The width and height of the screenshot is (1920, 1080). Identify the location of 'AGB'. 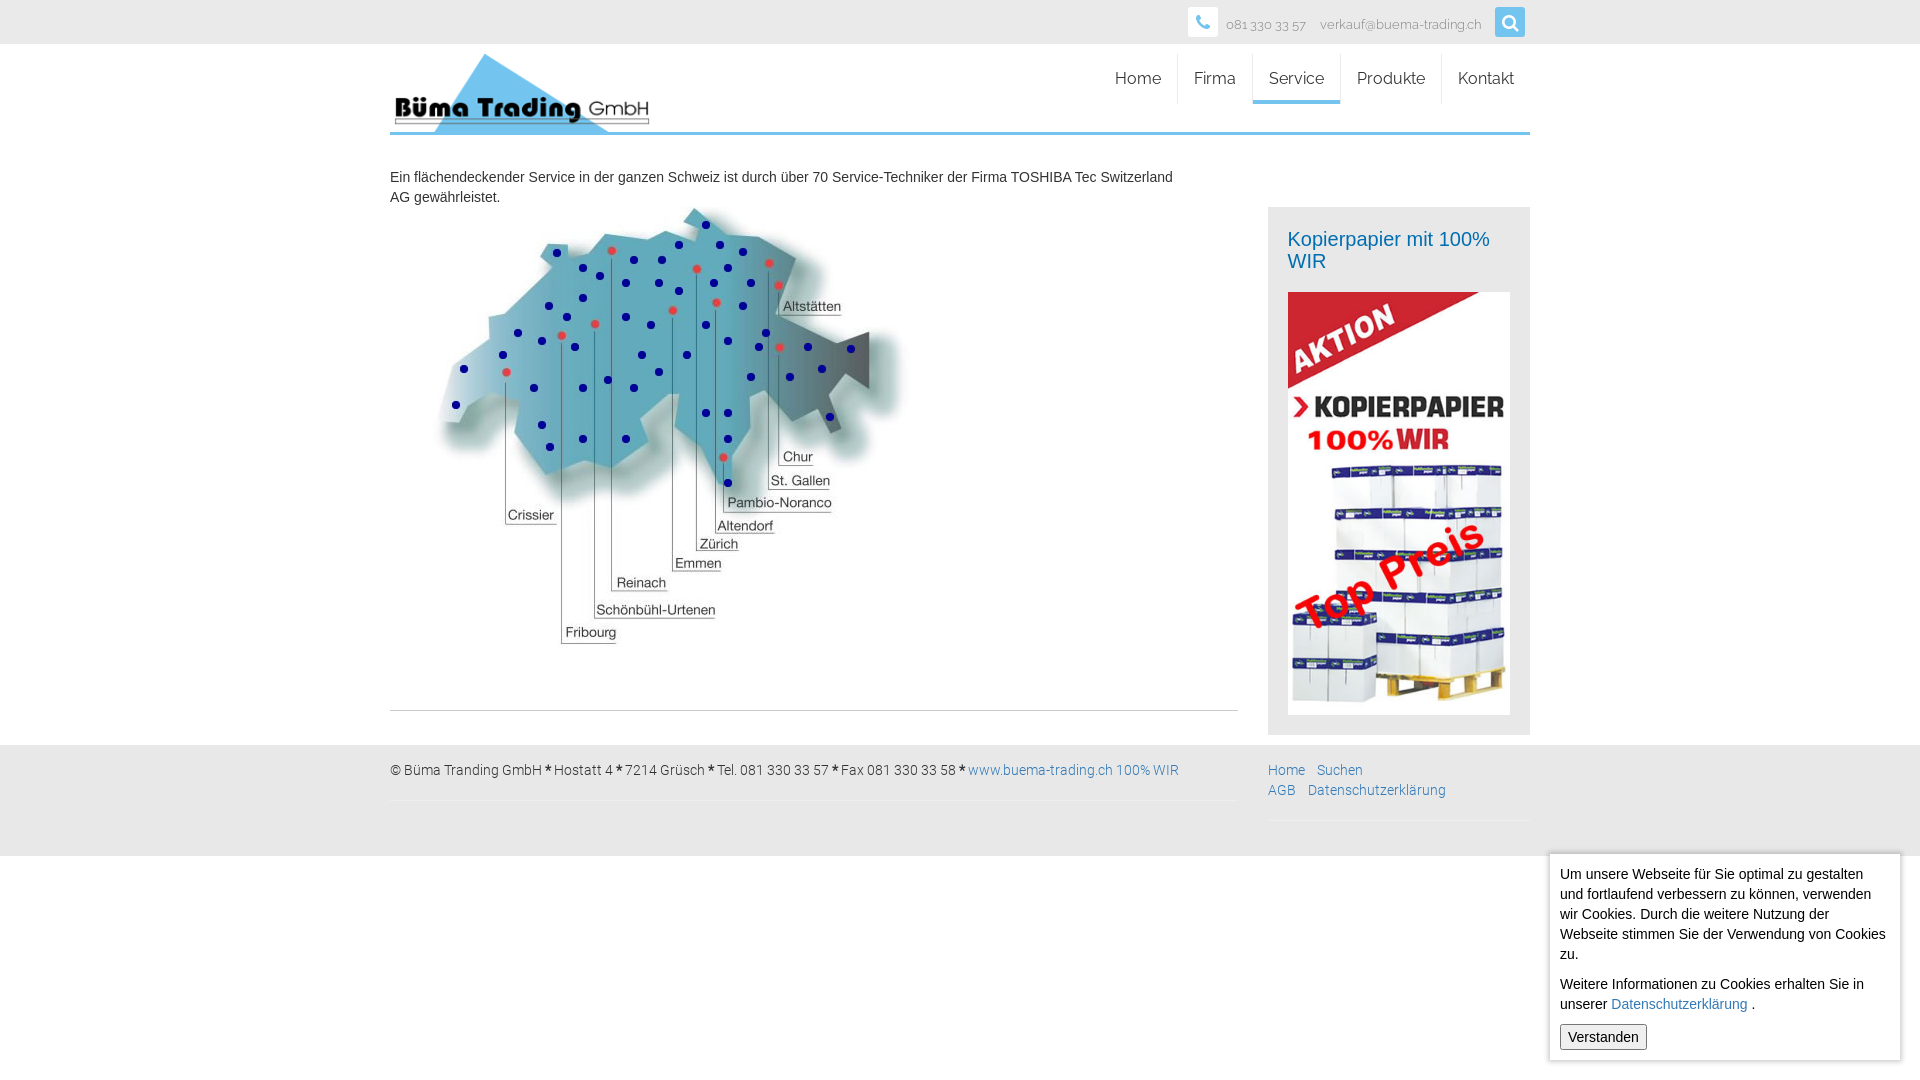
(1281, 789).